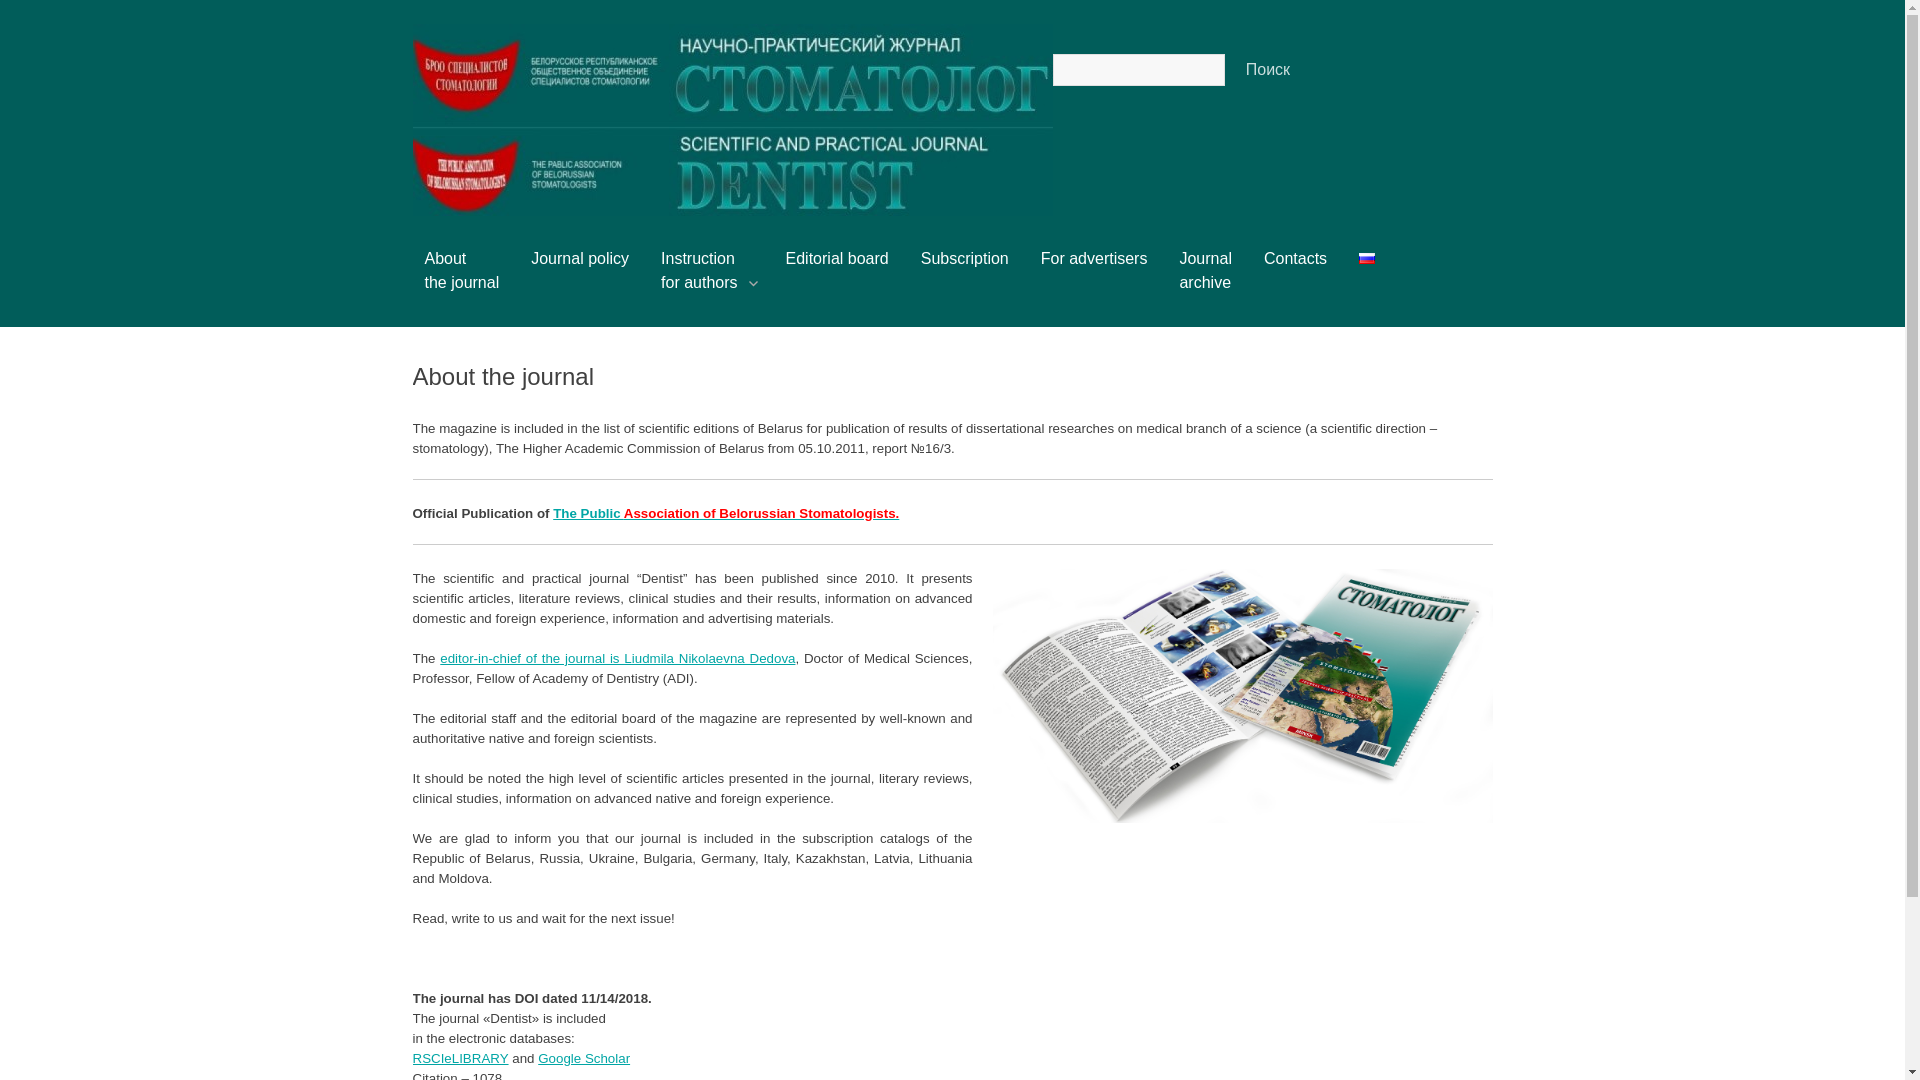  What do you see at coordinates (1040, 265) in the screenshot?
I see `'For advertisers'` at bounding box center [1040, 265].